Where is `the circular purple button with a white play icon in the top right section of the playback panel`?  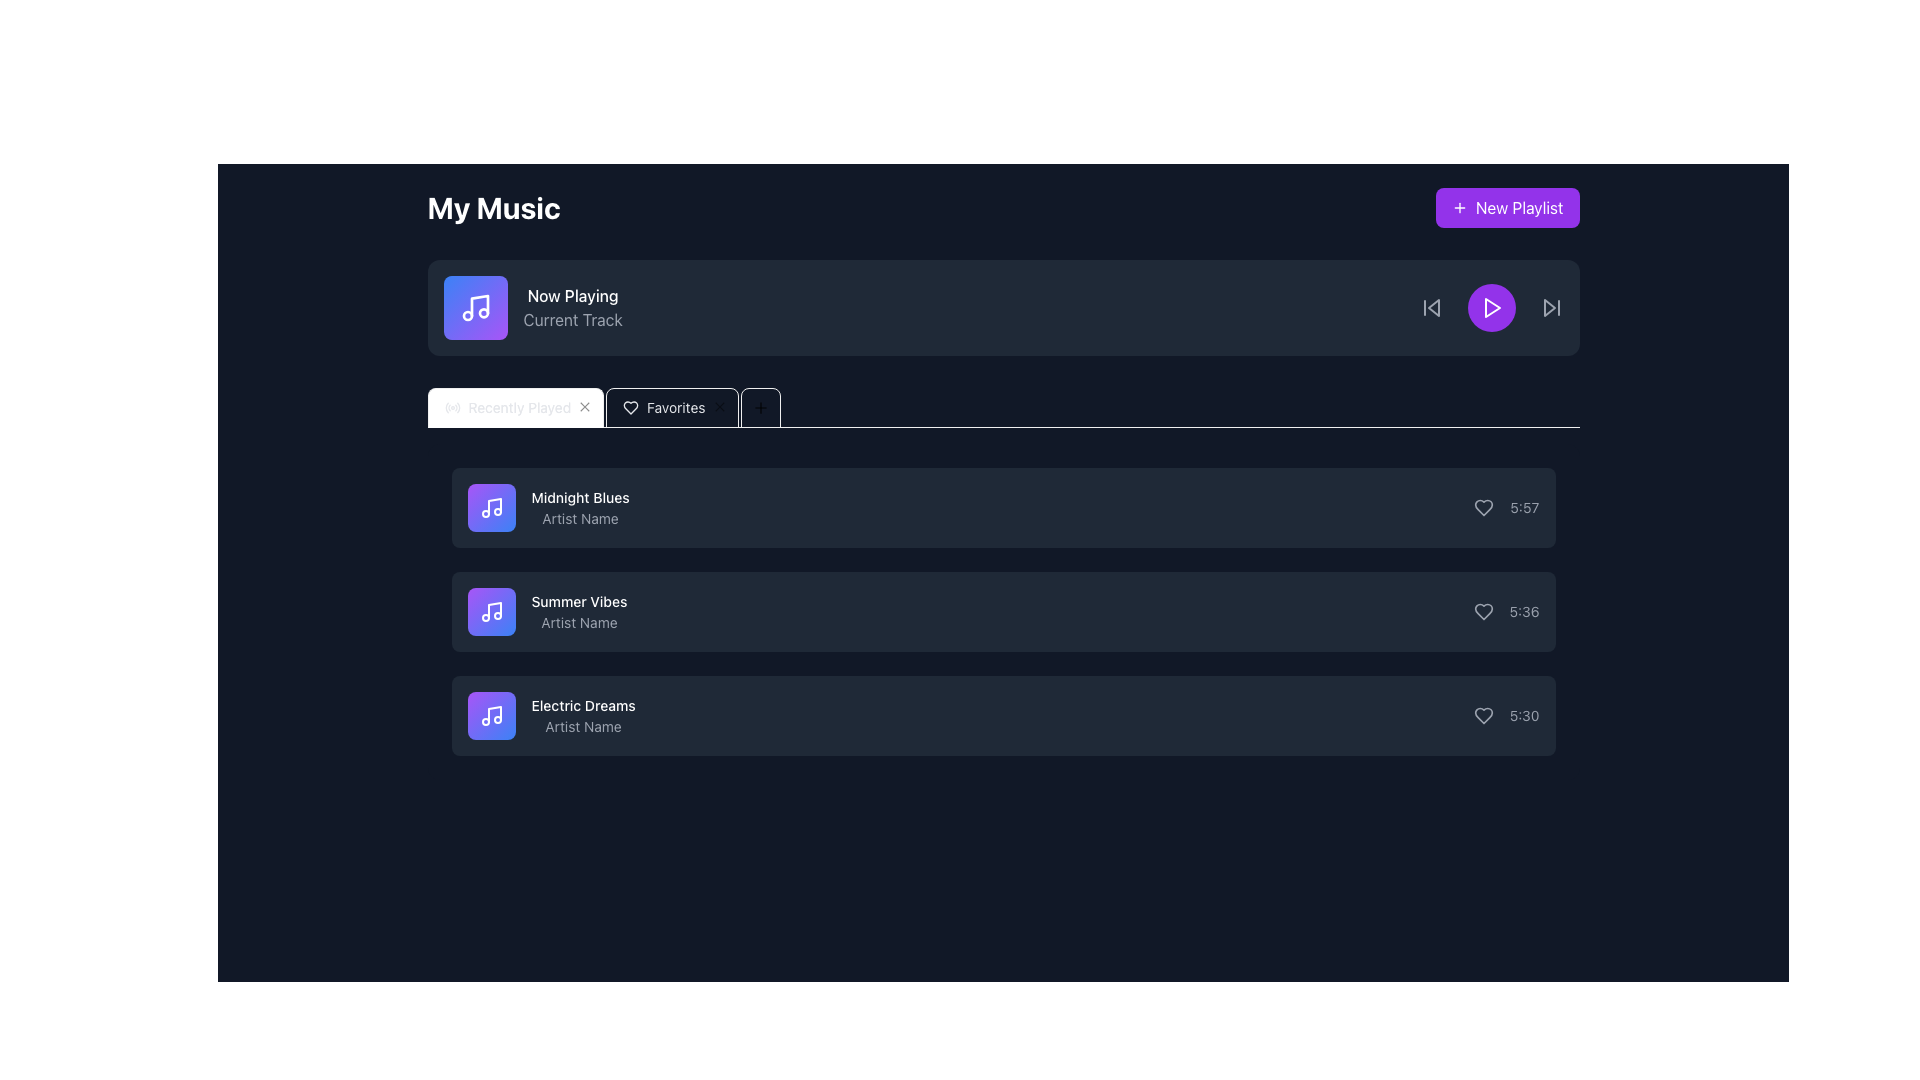 the circular purple button with a white play icon in the top right section of the playback panel is located at coordinates (1491, 308).